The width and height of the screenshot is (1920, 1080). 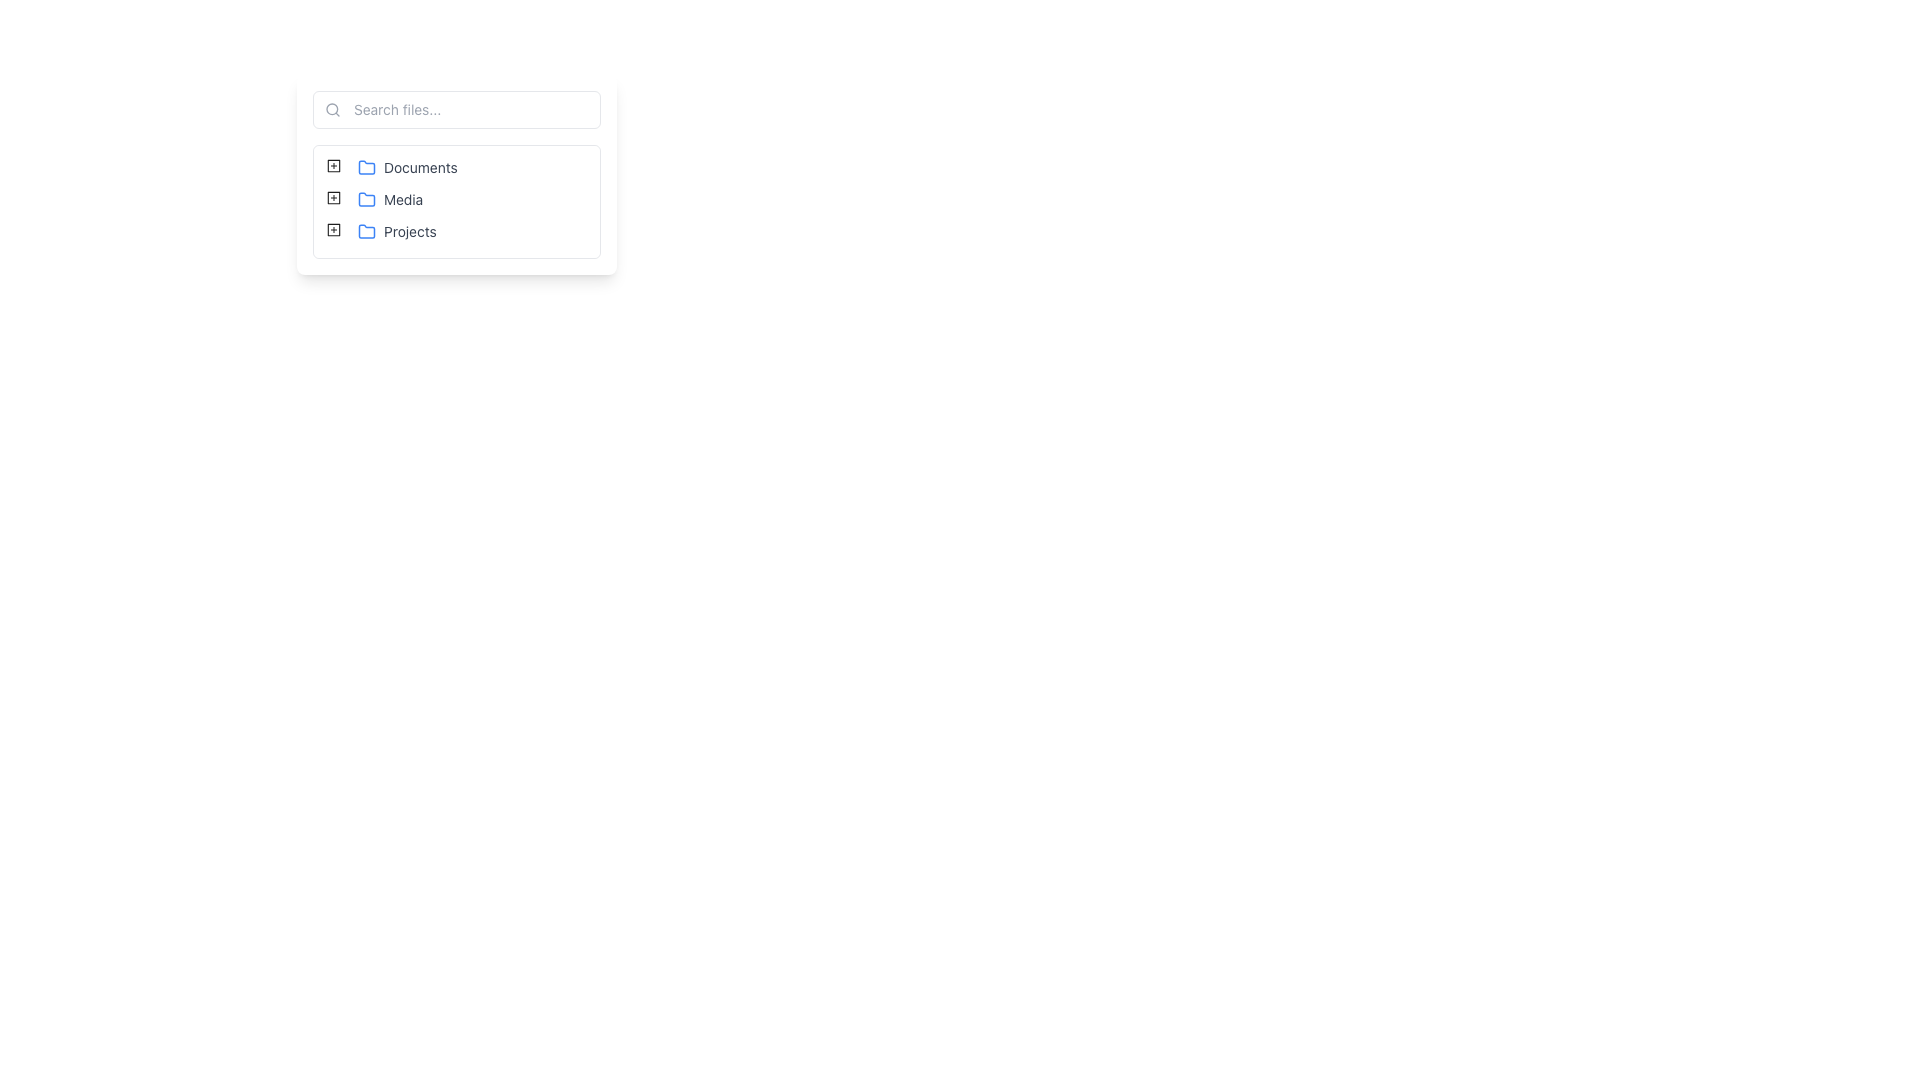 What do you see at coordinates (334, 164) in the screenshot?
I see `the plus-square icon button (tree-switcher)` at bounding box center [334, 164].